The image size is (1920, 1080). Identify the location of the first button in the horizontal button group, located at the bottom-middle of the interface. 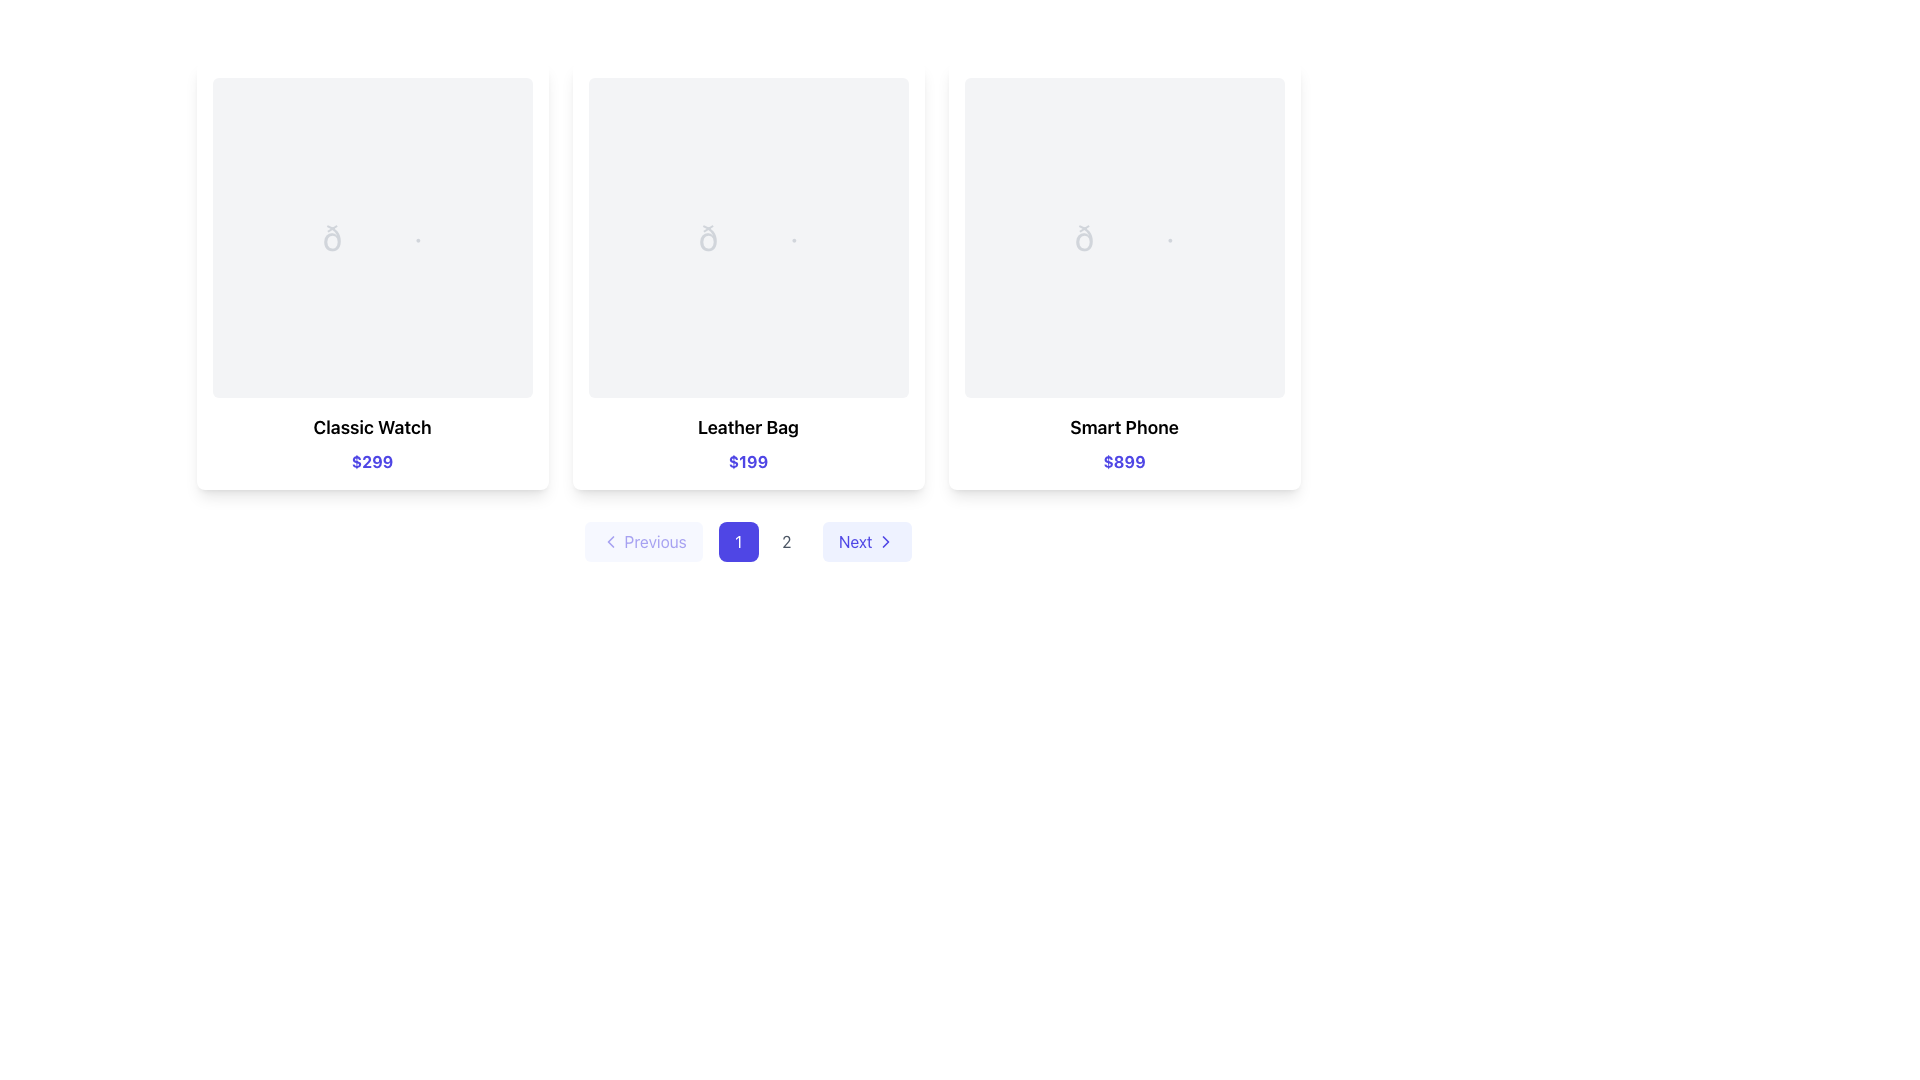
(737, 542).